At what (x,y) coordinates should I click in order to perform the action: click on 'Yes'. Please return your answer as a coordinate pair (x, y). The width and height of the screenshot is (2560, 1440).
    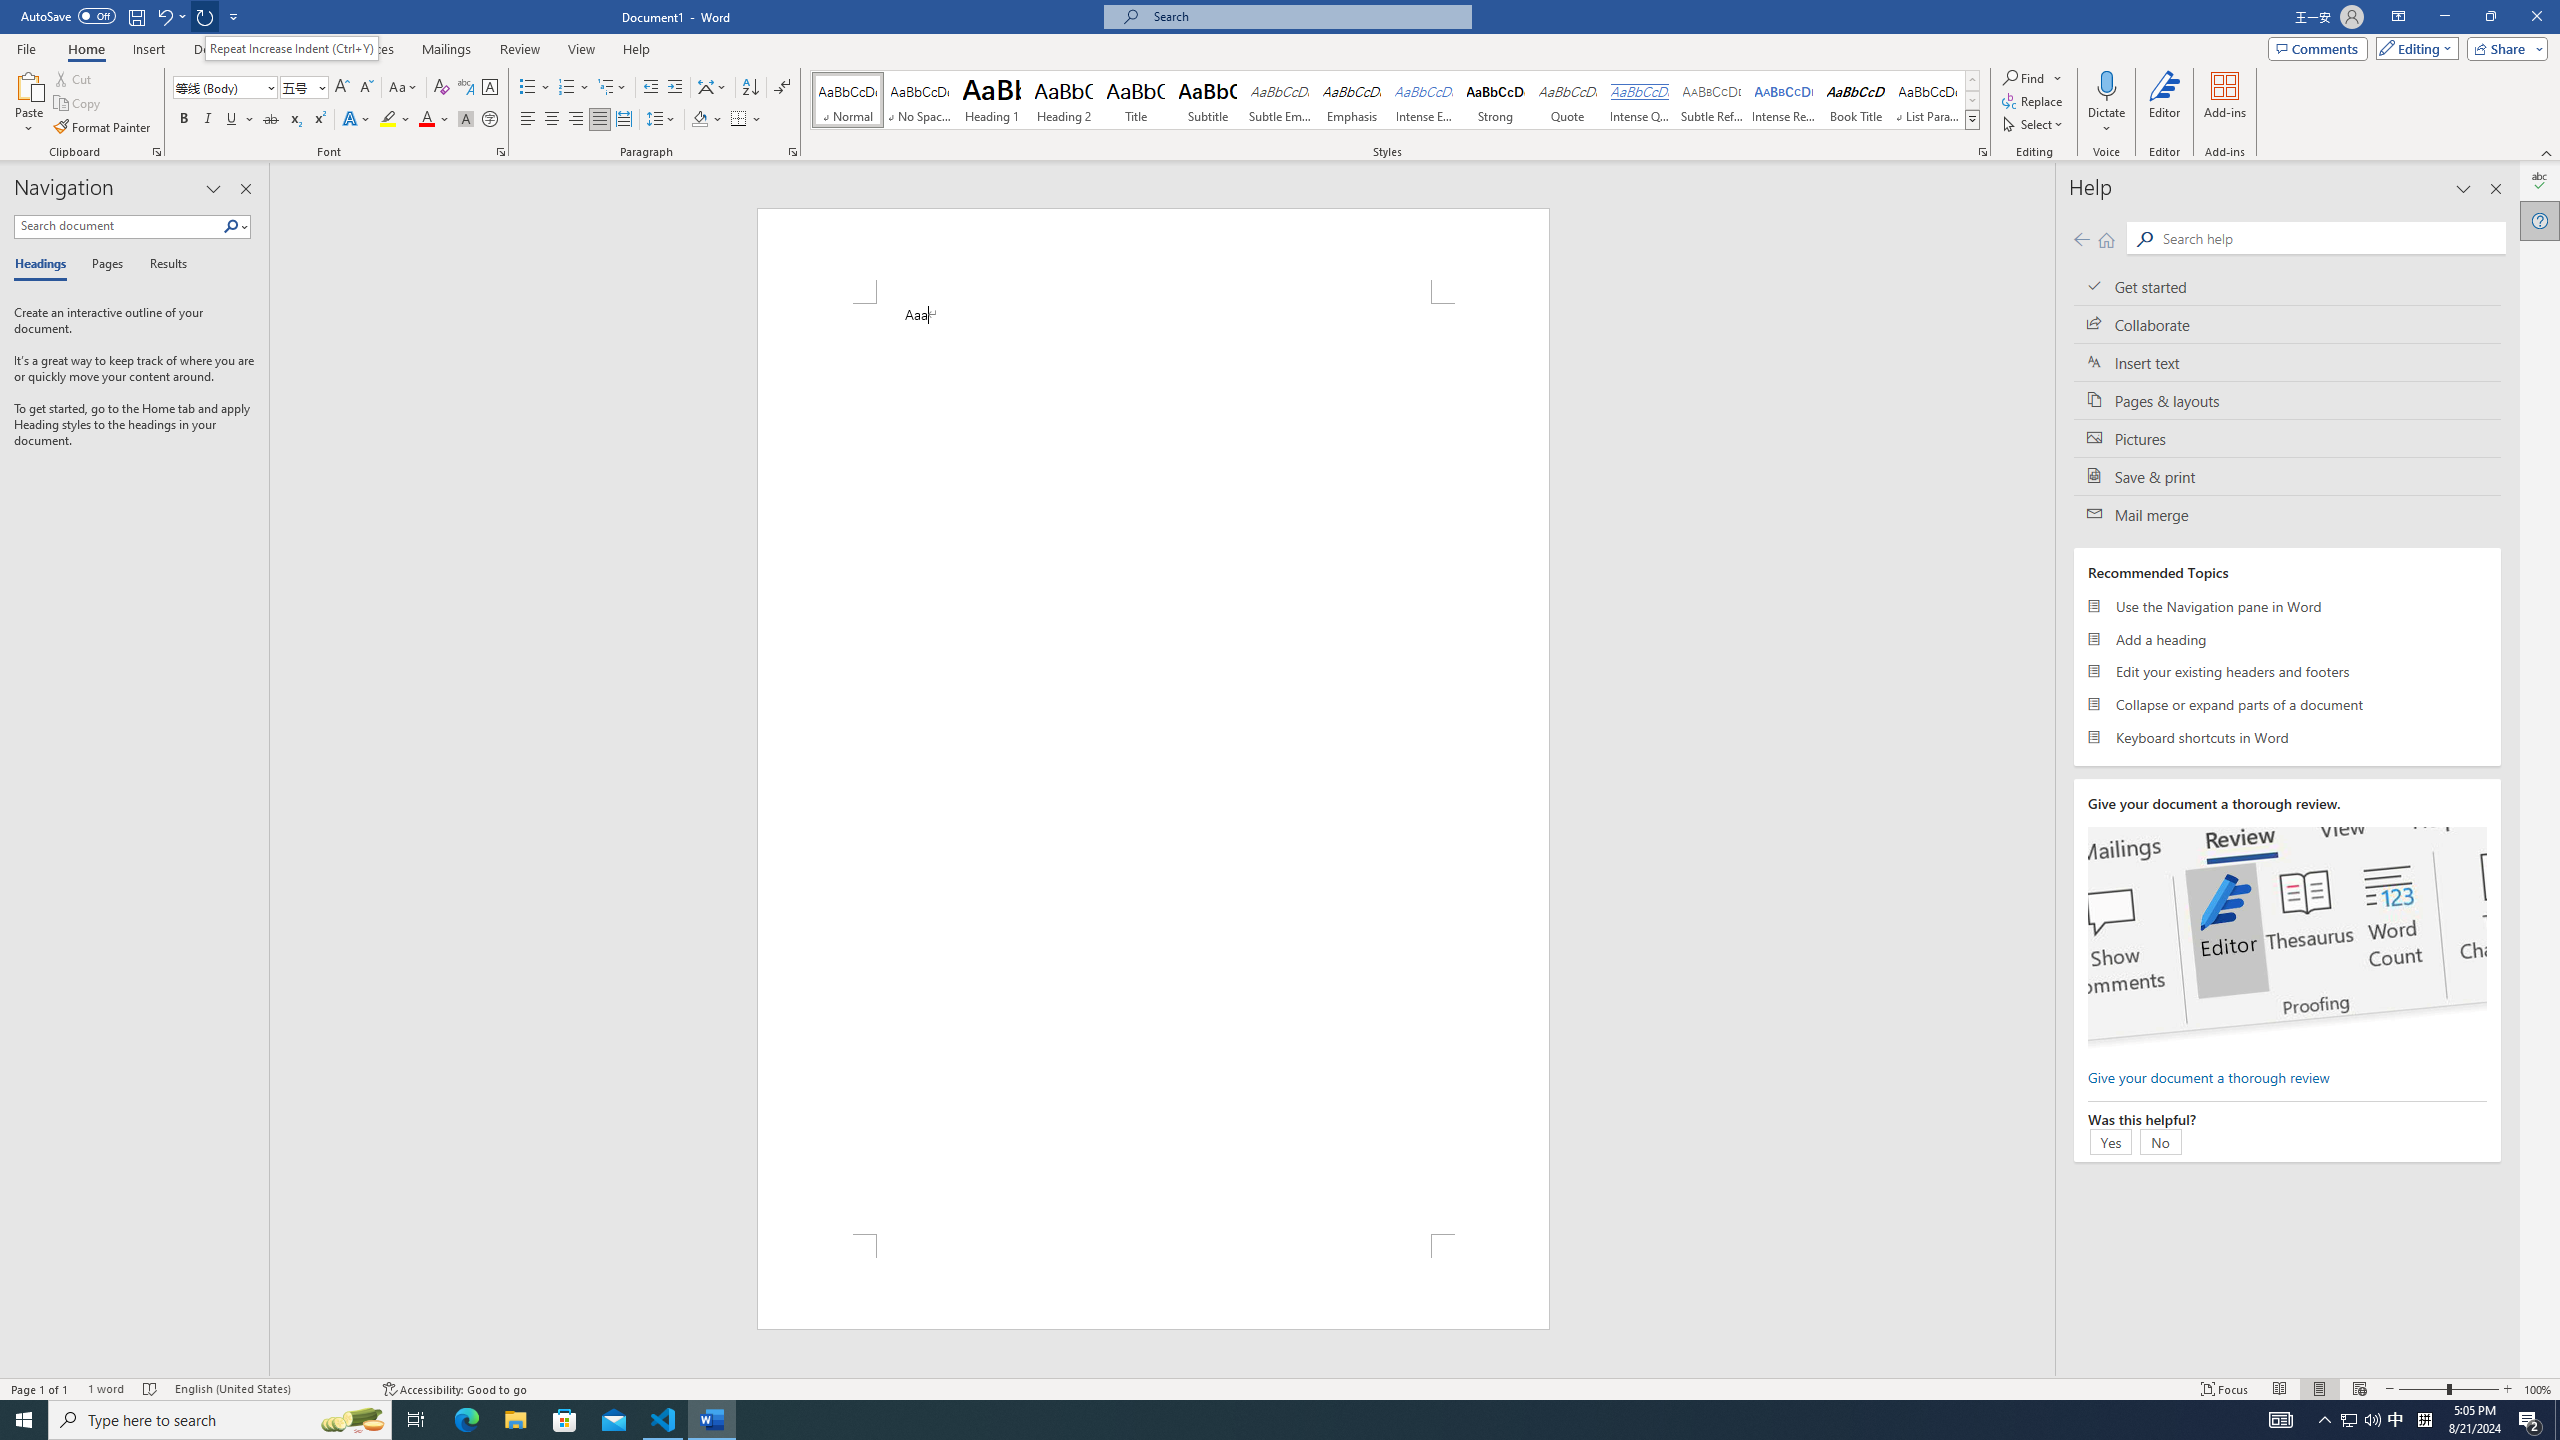
    Looking at the image, I should click on (2109, 1141).